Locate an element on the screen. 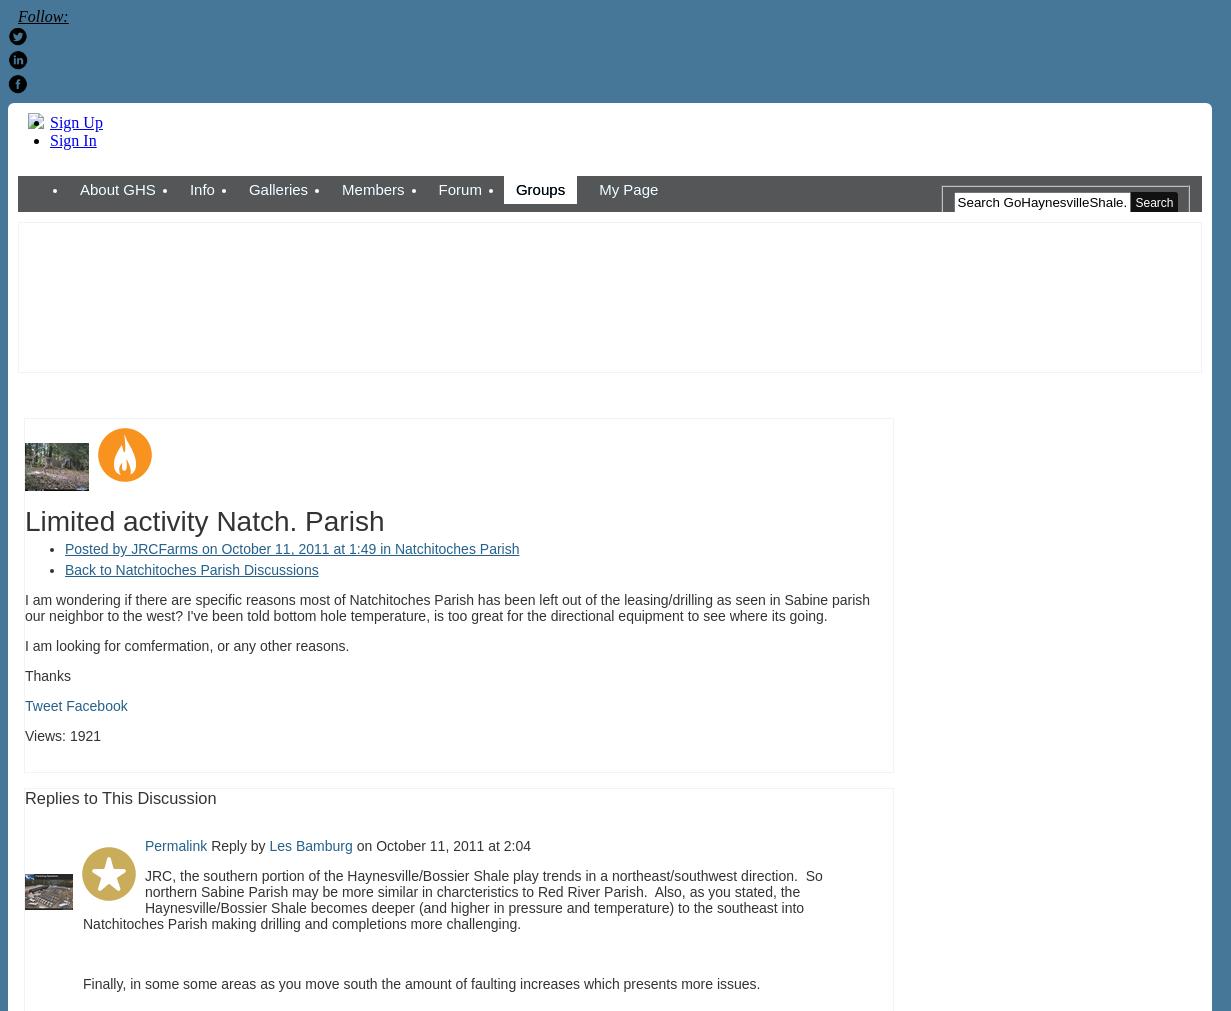 The image size is (1231, 1011). 'Les Bamburg' is located at coordinates (310, 846).